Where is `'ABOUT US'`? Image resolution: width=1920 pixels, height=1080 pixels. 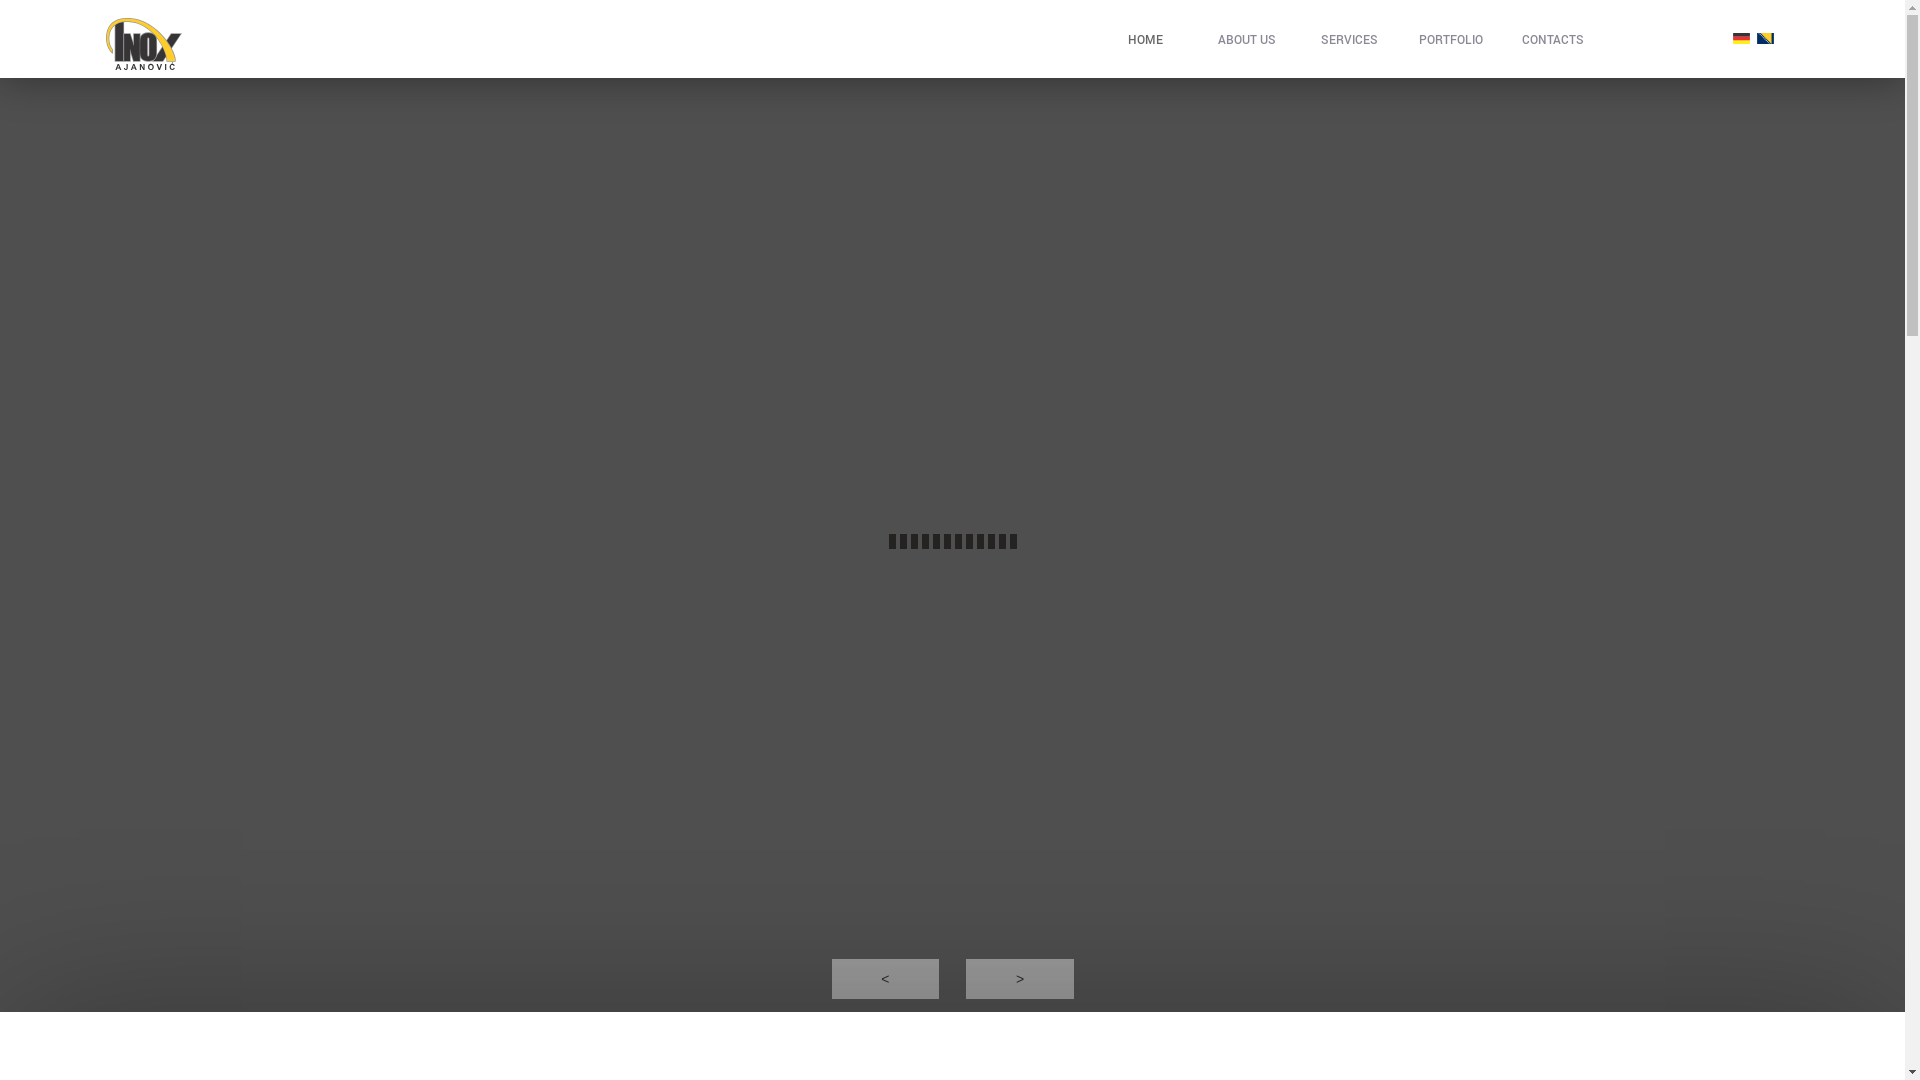 'ABOUT US' is located at coordinates (1246, 38).